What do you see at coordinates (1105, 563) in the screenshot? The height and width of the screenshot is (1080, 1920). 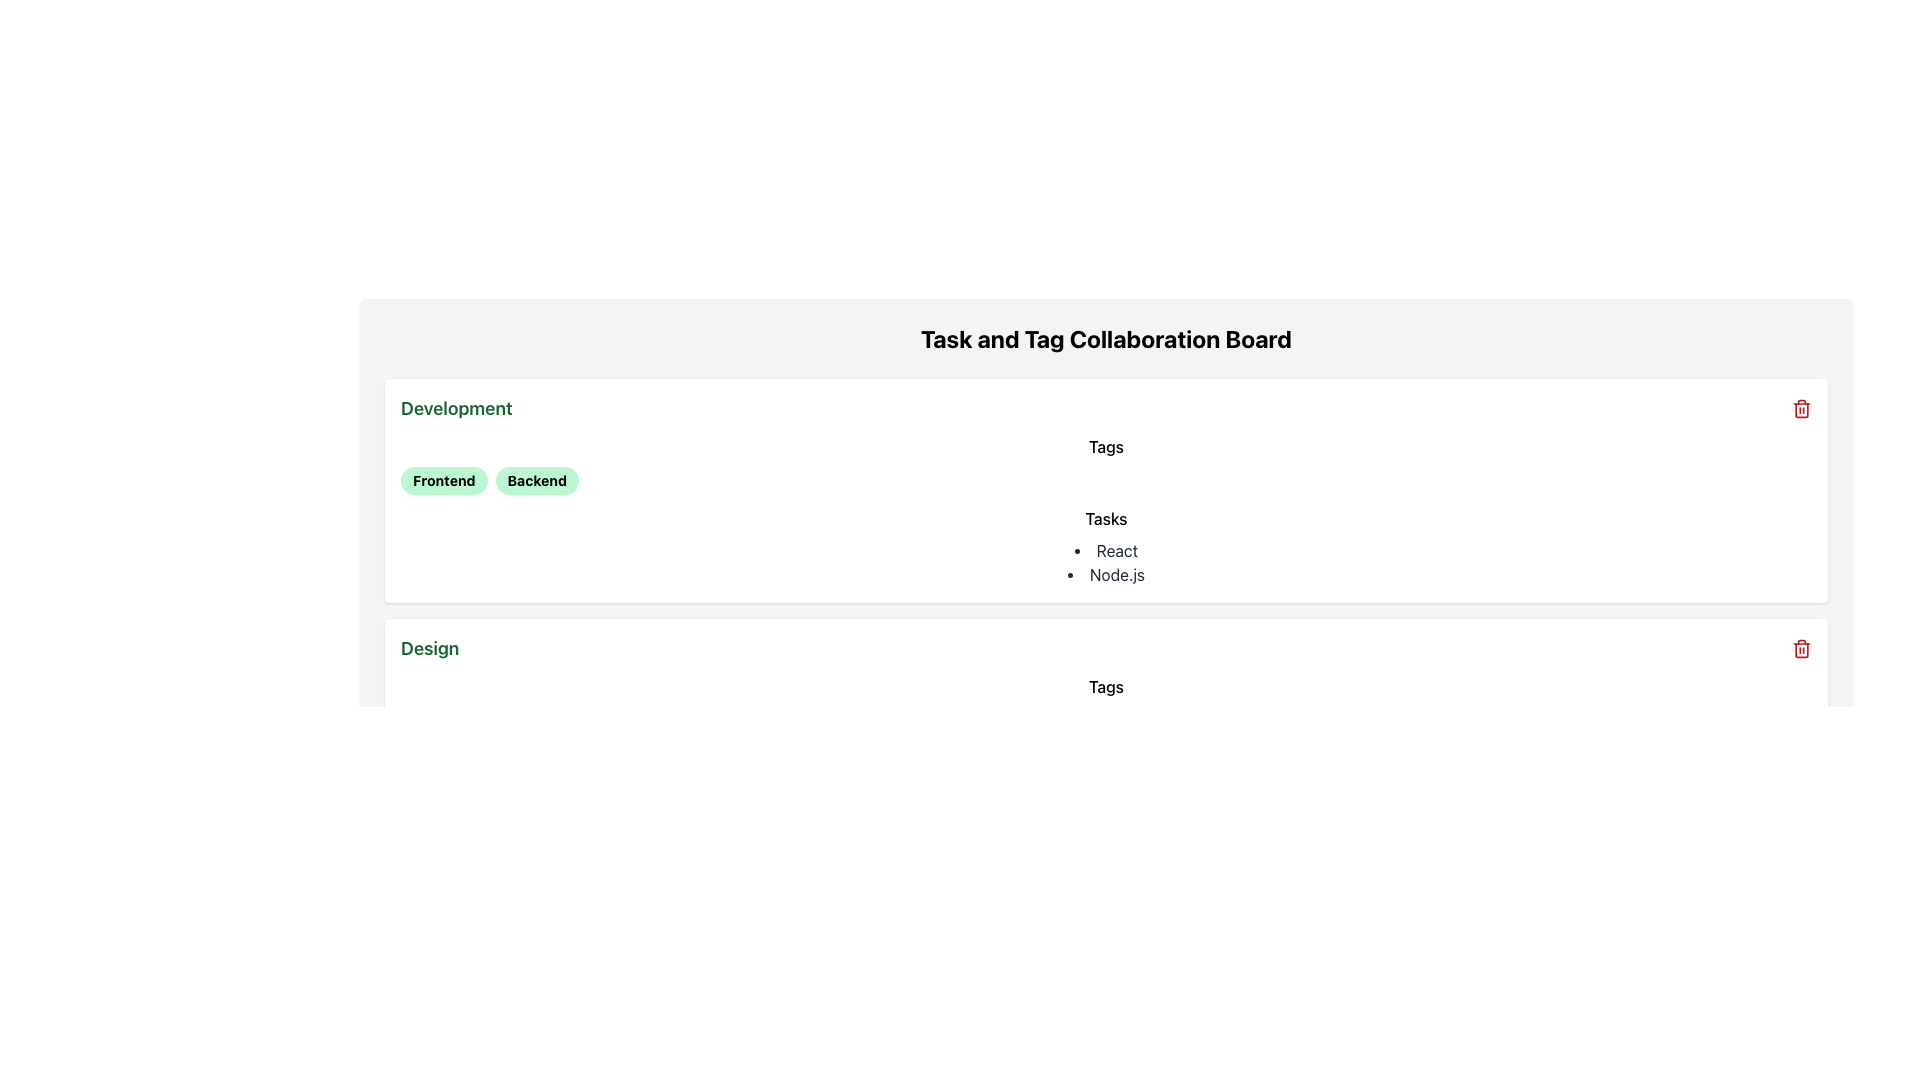 I see `the bullet point list containing 'React' and 'Node.js' items, which is located below the 'Tasks' header` at bounding box center [1105, 563].